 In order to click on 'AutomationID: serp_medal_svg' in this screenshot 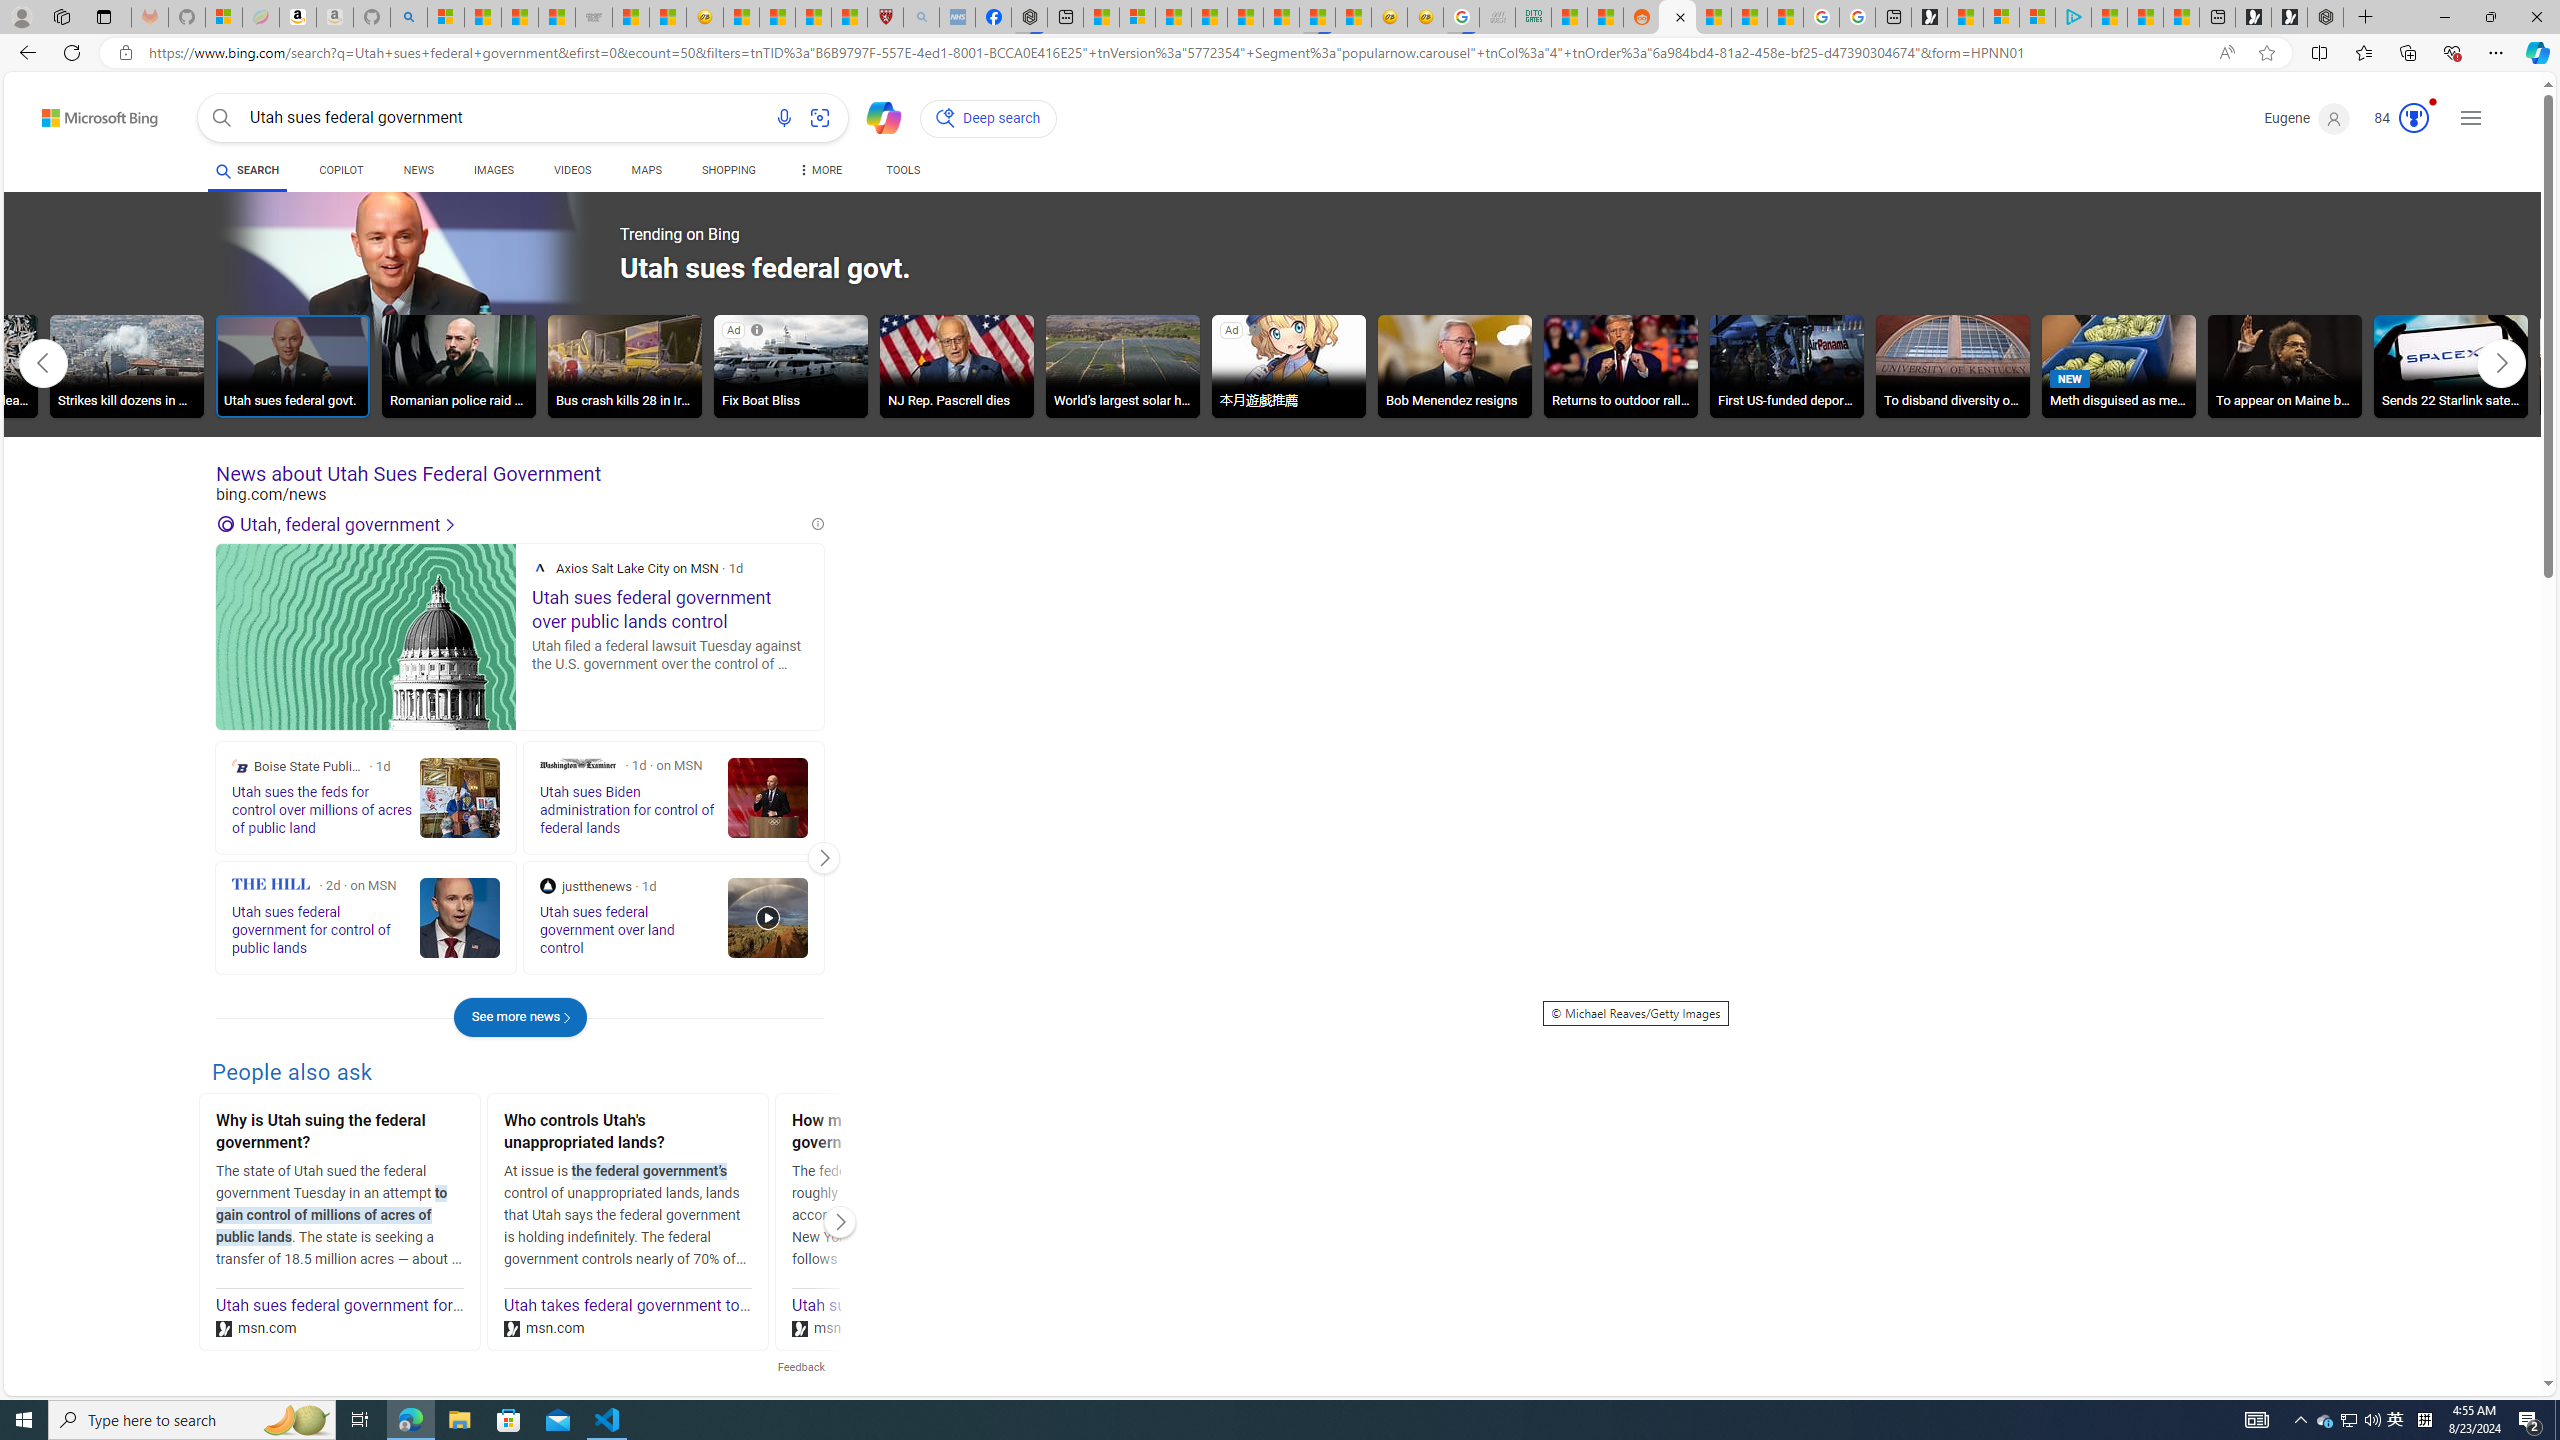, I will do `click(2413, 118)`.